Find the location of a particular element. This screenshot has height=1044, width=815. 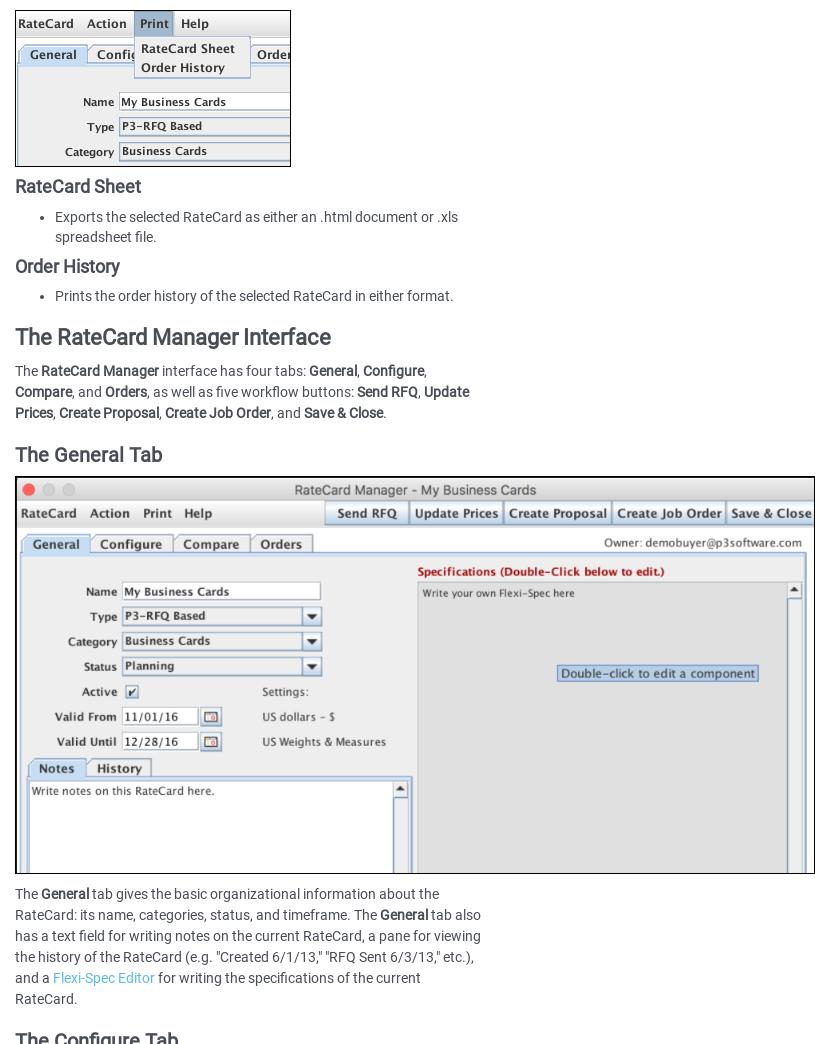

'tab also has a text field for writing notes on the current RateCard, a pane for viewing the history of the RateCard (e.g. "Created 6/1/13," "RFQ Sent 6/3/13," etc.), and a' is located at coordinates (248, 945).